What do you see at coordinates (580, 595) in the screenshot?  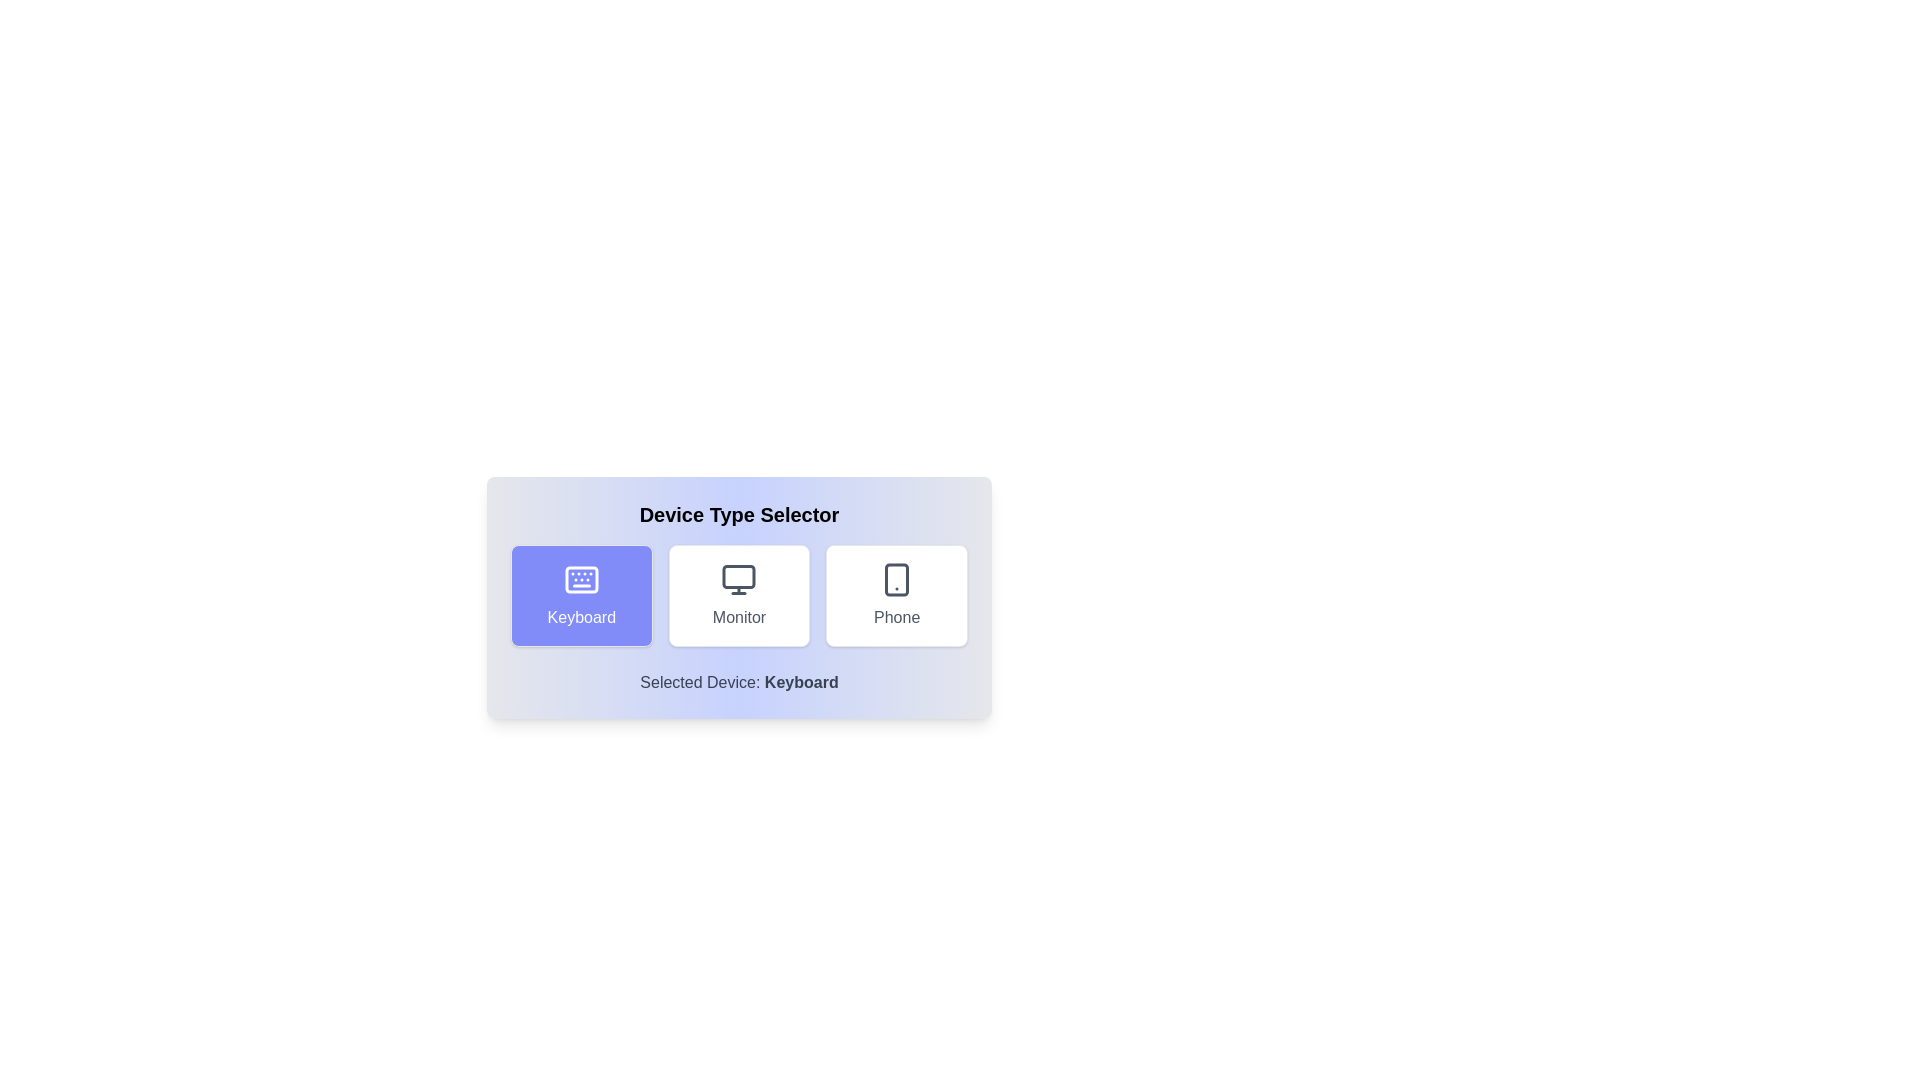 I see `the button corresponding to the selected device type Keyboard` at bounding box center [580, 595].